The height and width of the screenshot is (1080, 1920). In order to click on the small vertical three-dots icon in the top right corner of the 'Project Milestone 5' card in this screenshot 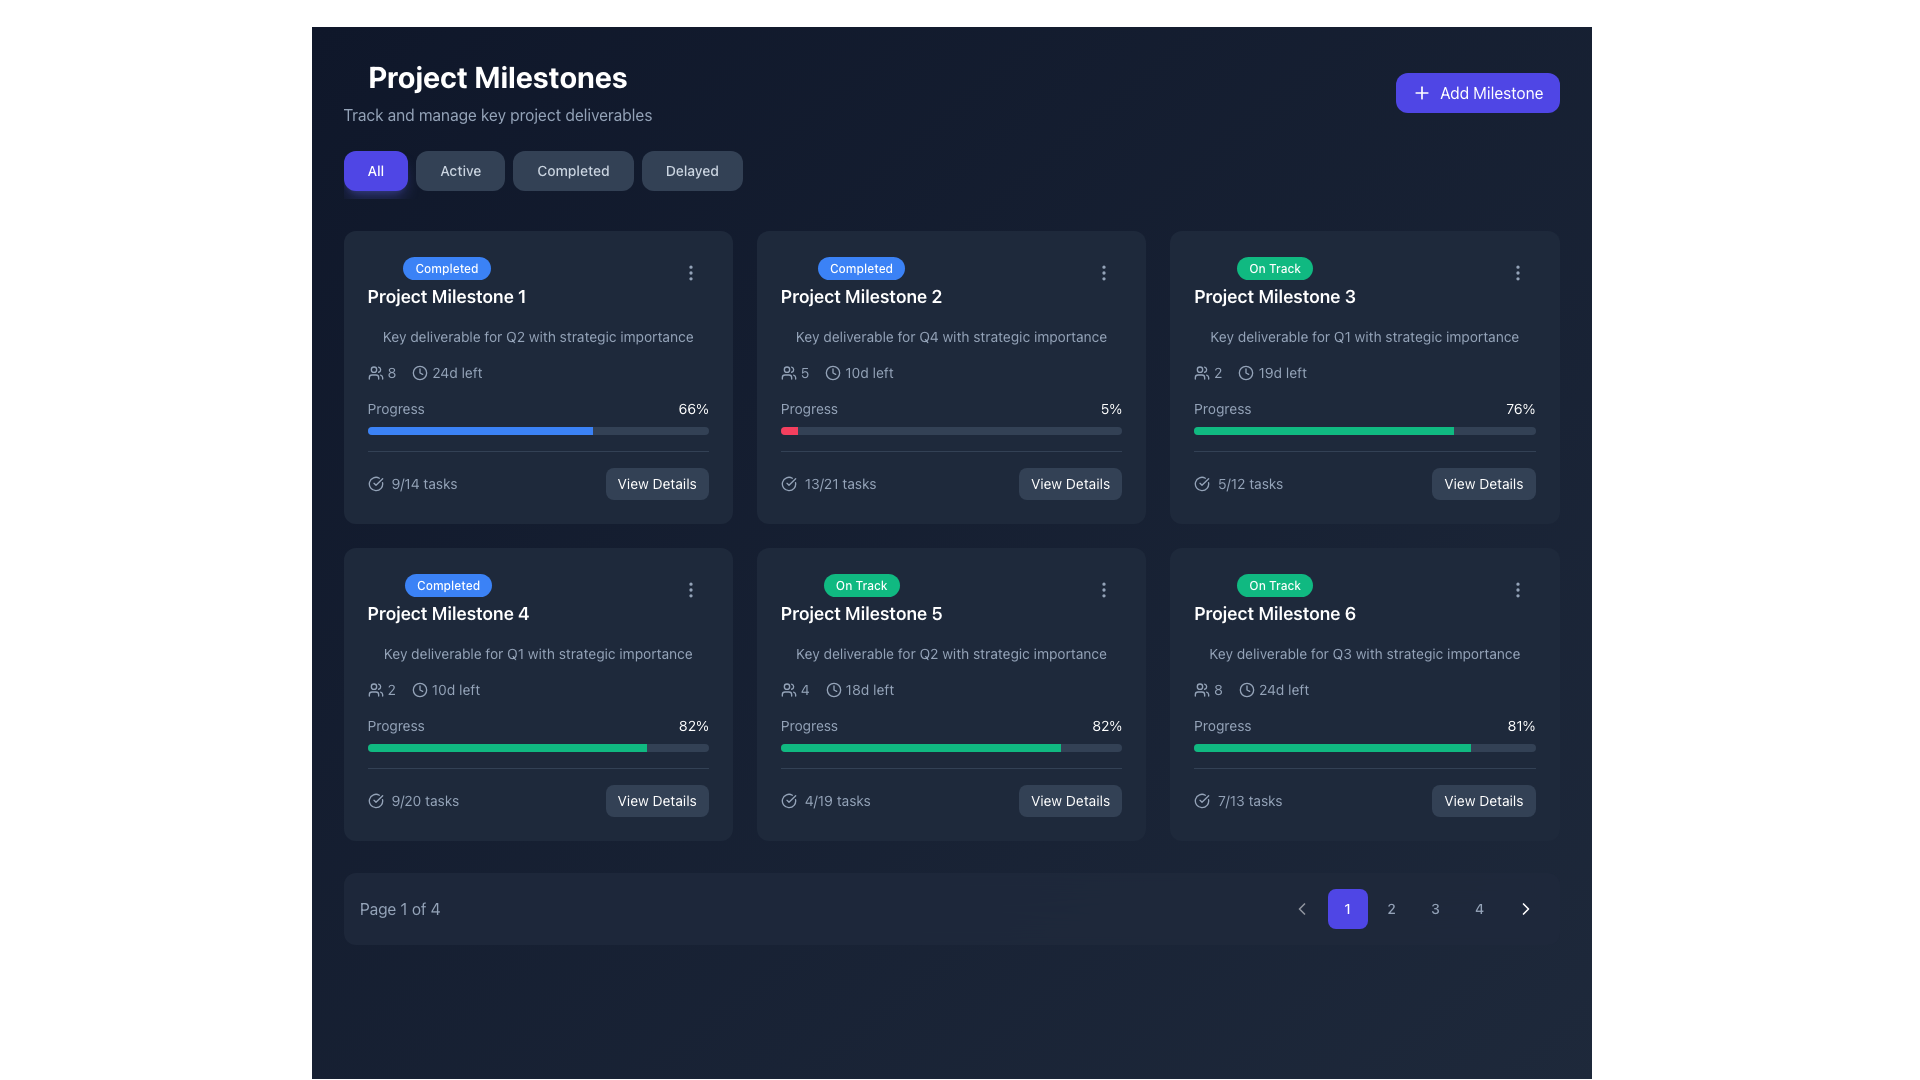, I will do `click(1103, 589)`.